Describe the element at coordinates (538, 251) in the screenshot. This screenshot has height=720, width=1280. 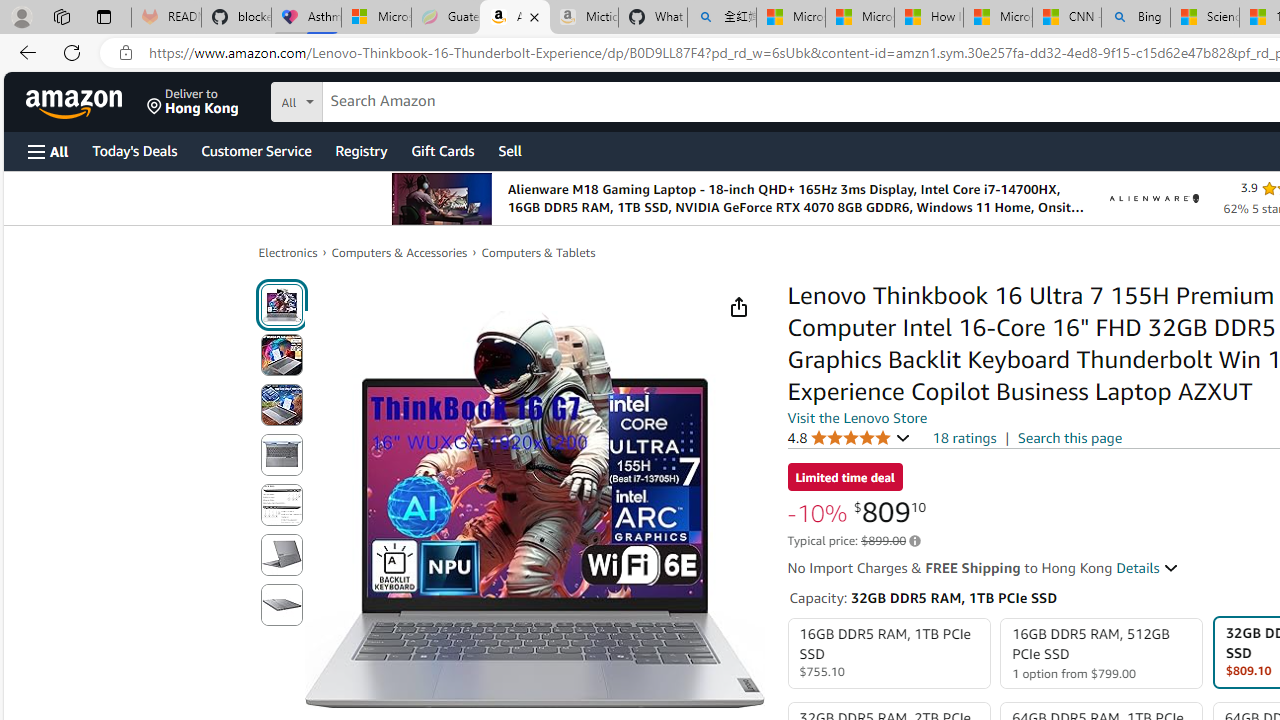
I see `'Computers & Tablets'` at that location.